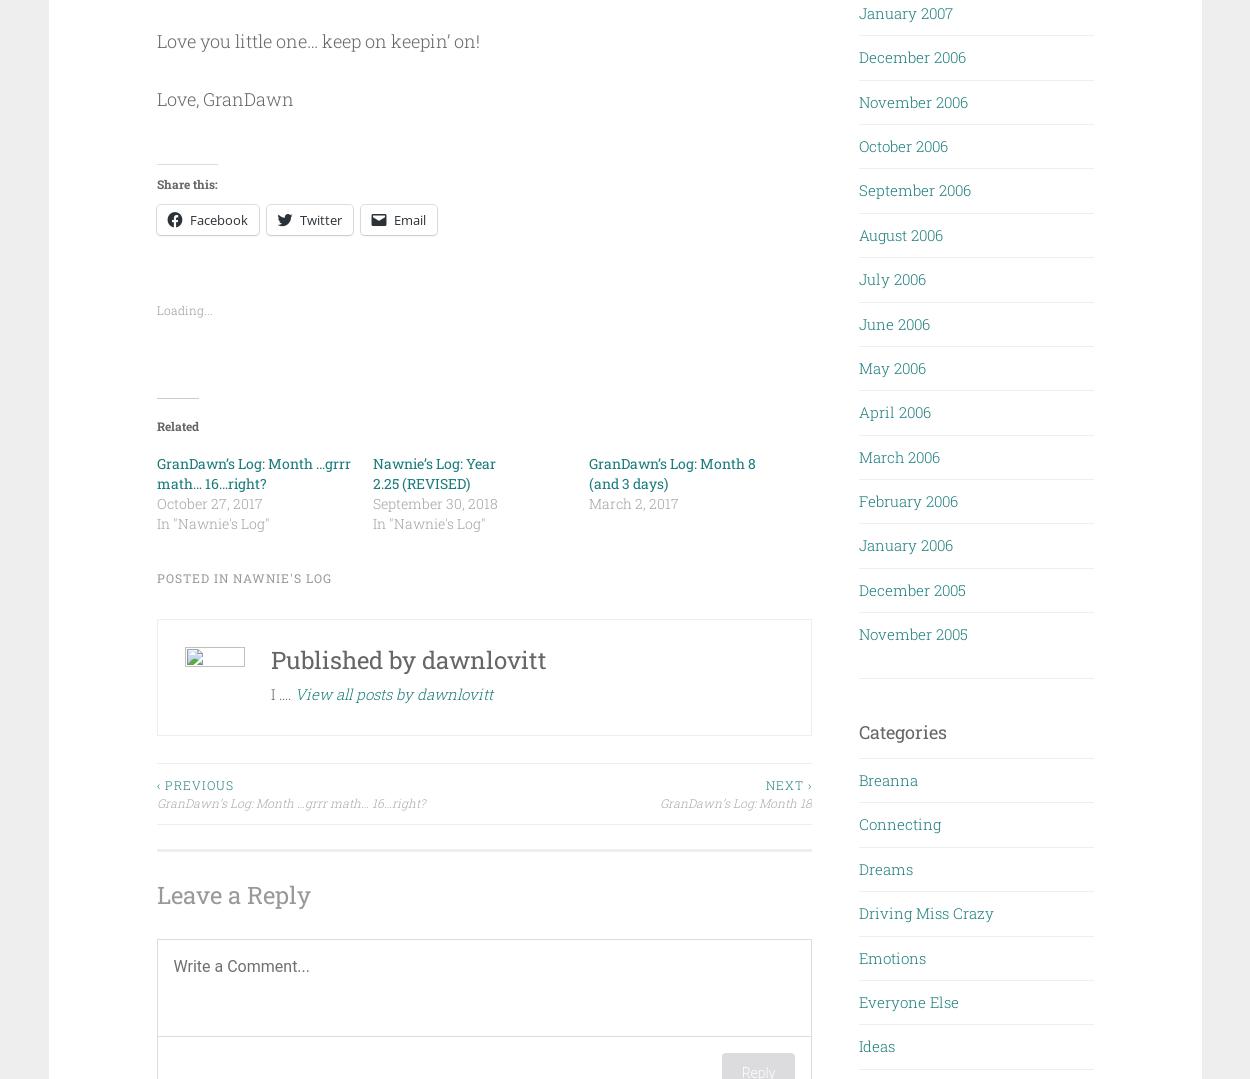 The height and width of the screenshot is (1079, 1250). What do you see at coordinates (892, 279) in the screenshot?
I see `'July 2006'` at bounding box center [892, 279].